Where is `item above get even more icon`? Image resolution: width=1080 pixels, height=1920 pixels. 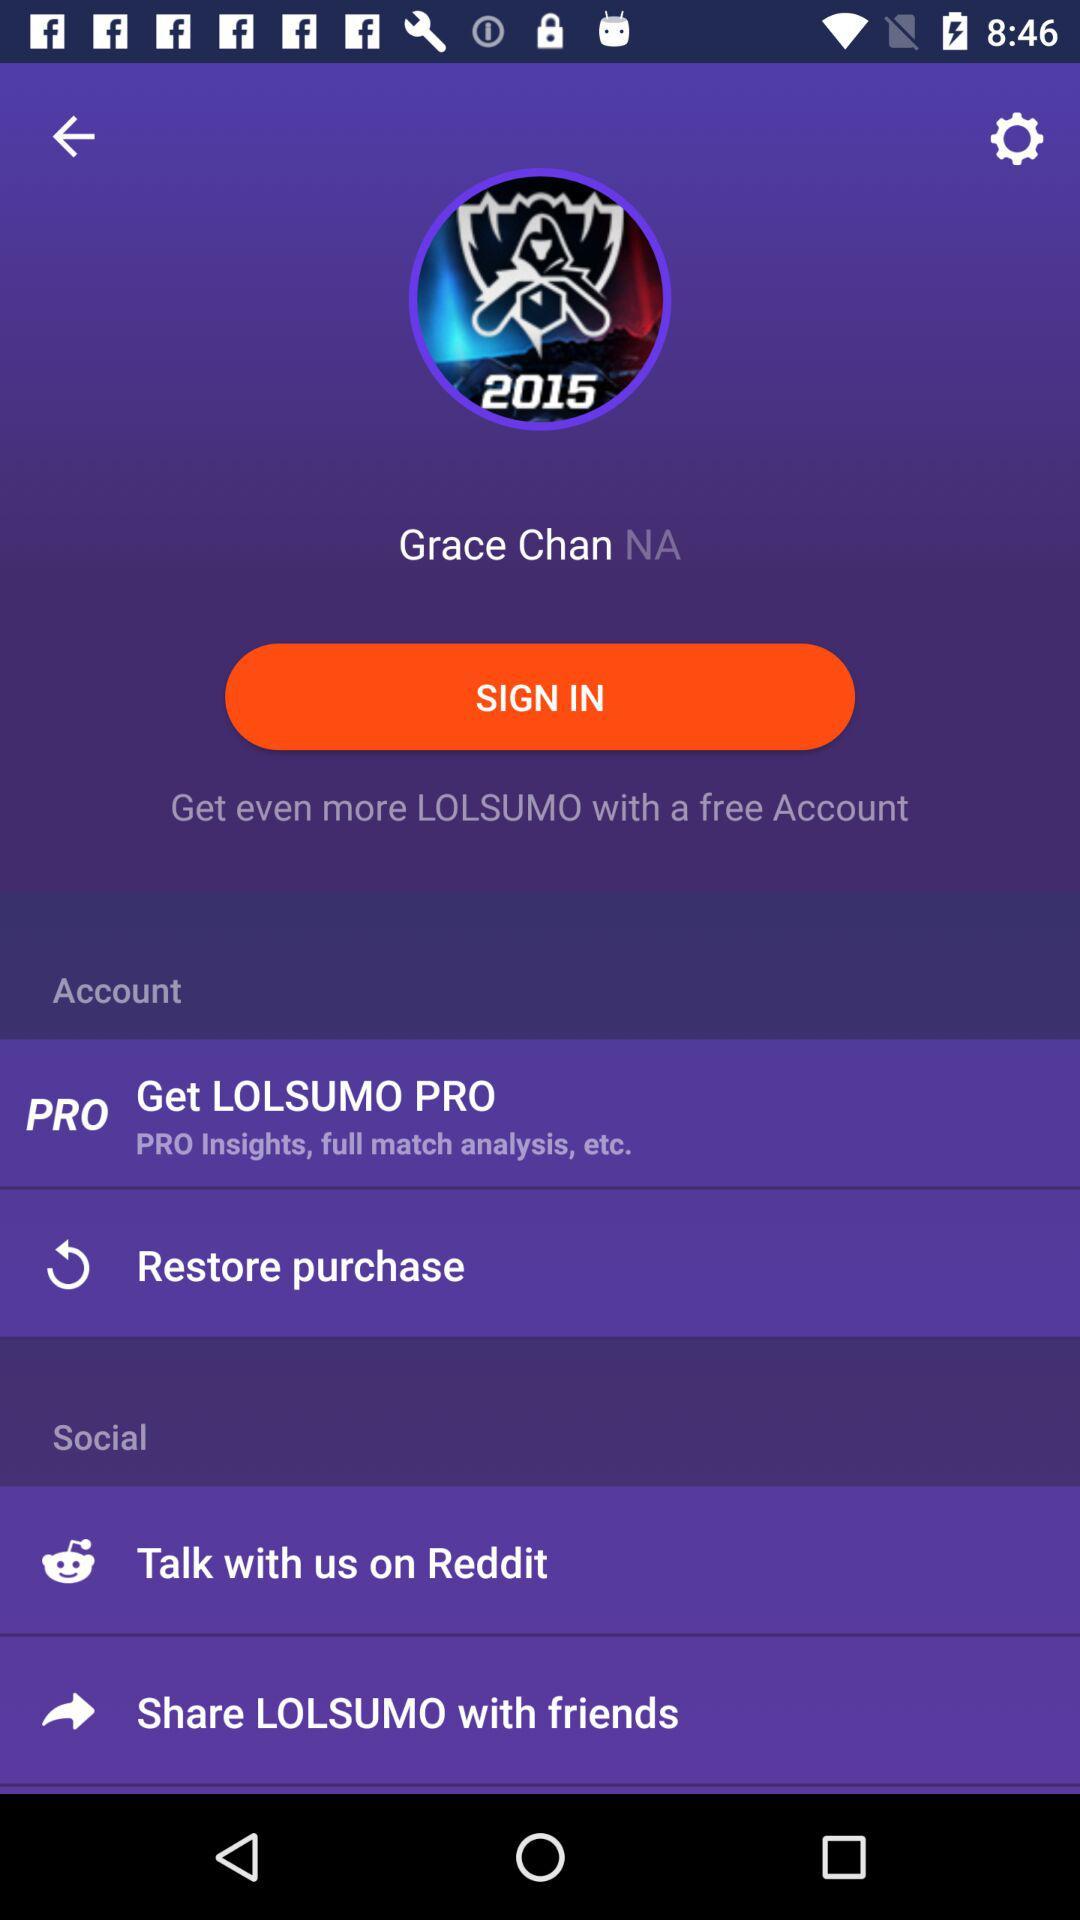 item above get even more icon is located at coordinates (540, 696).